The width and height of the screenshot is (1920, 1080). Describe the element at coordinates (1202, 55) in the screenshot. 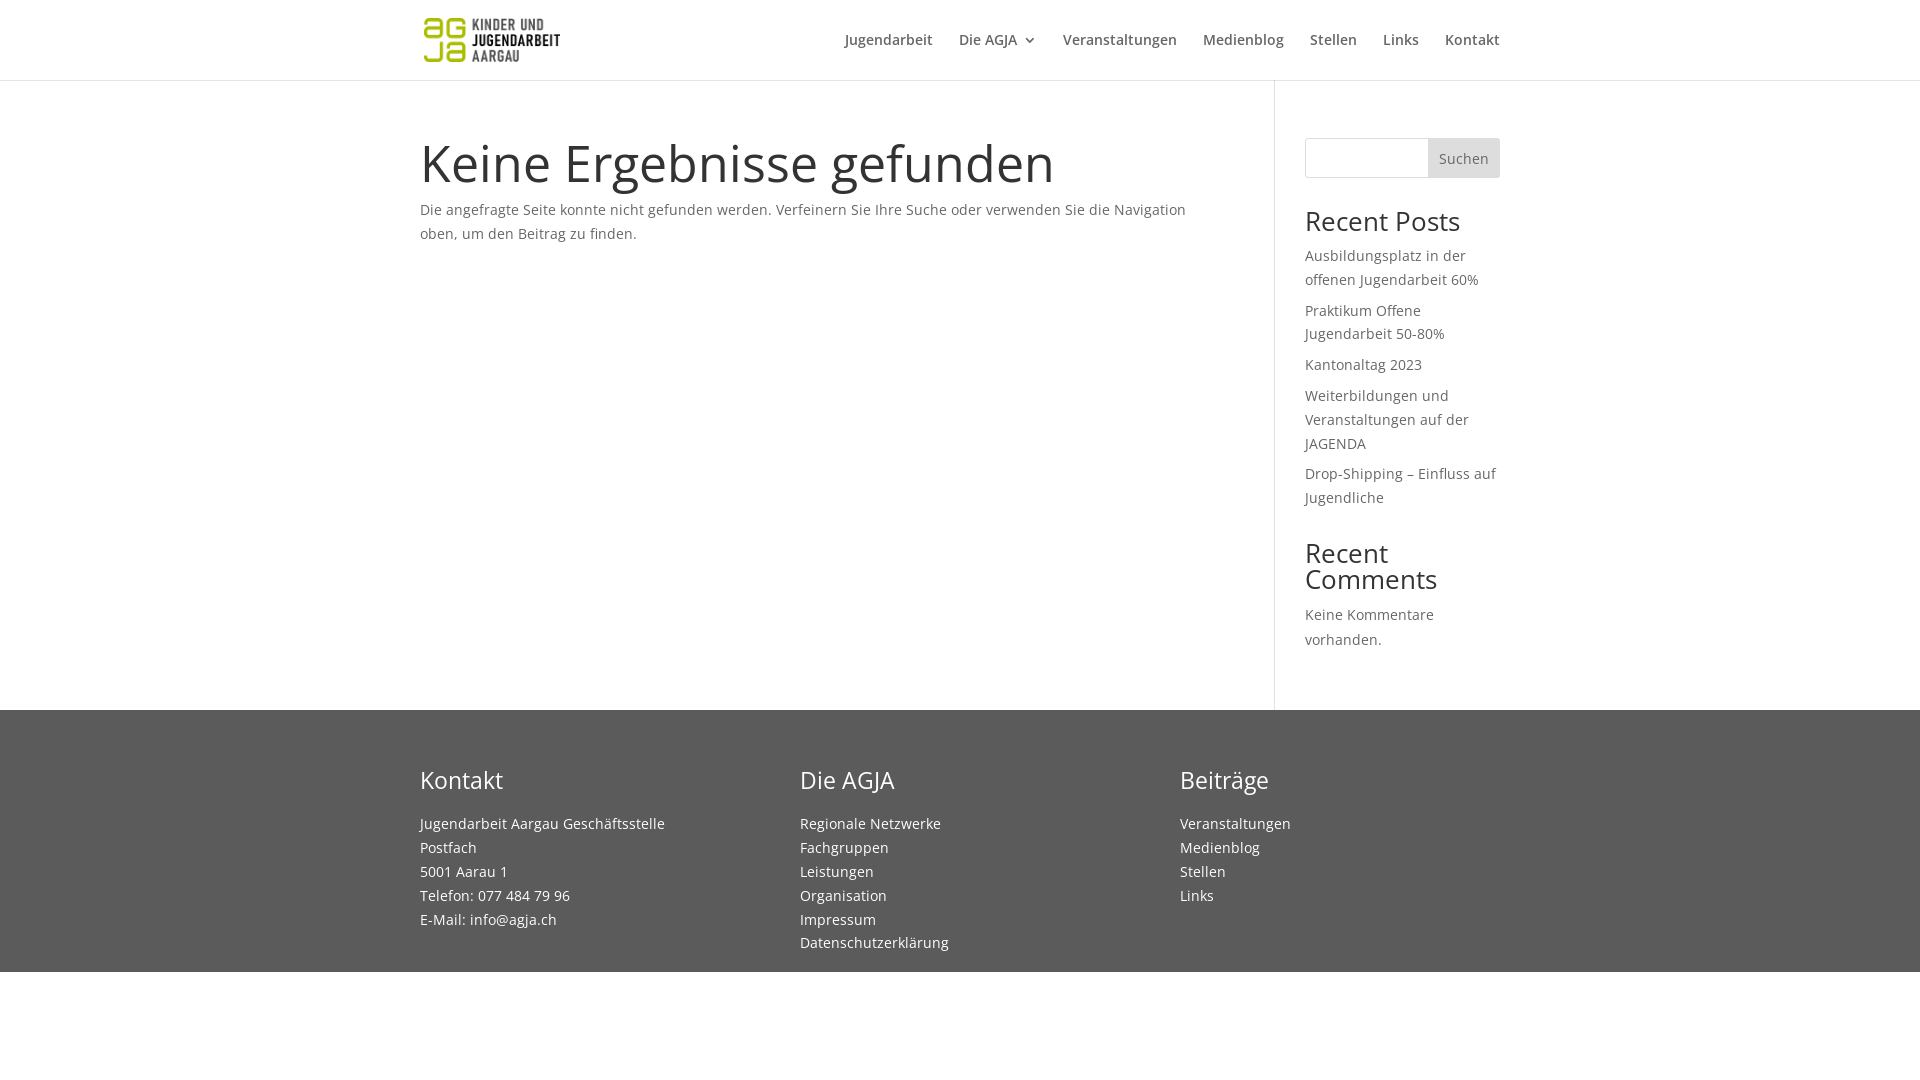

I see `'Medienblog'` at that location.